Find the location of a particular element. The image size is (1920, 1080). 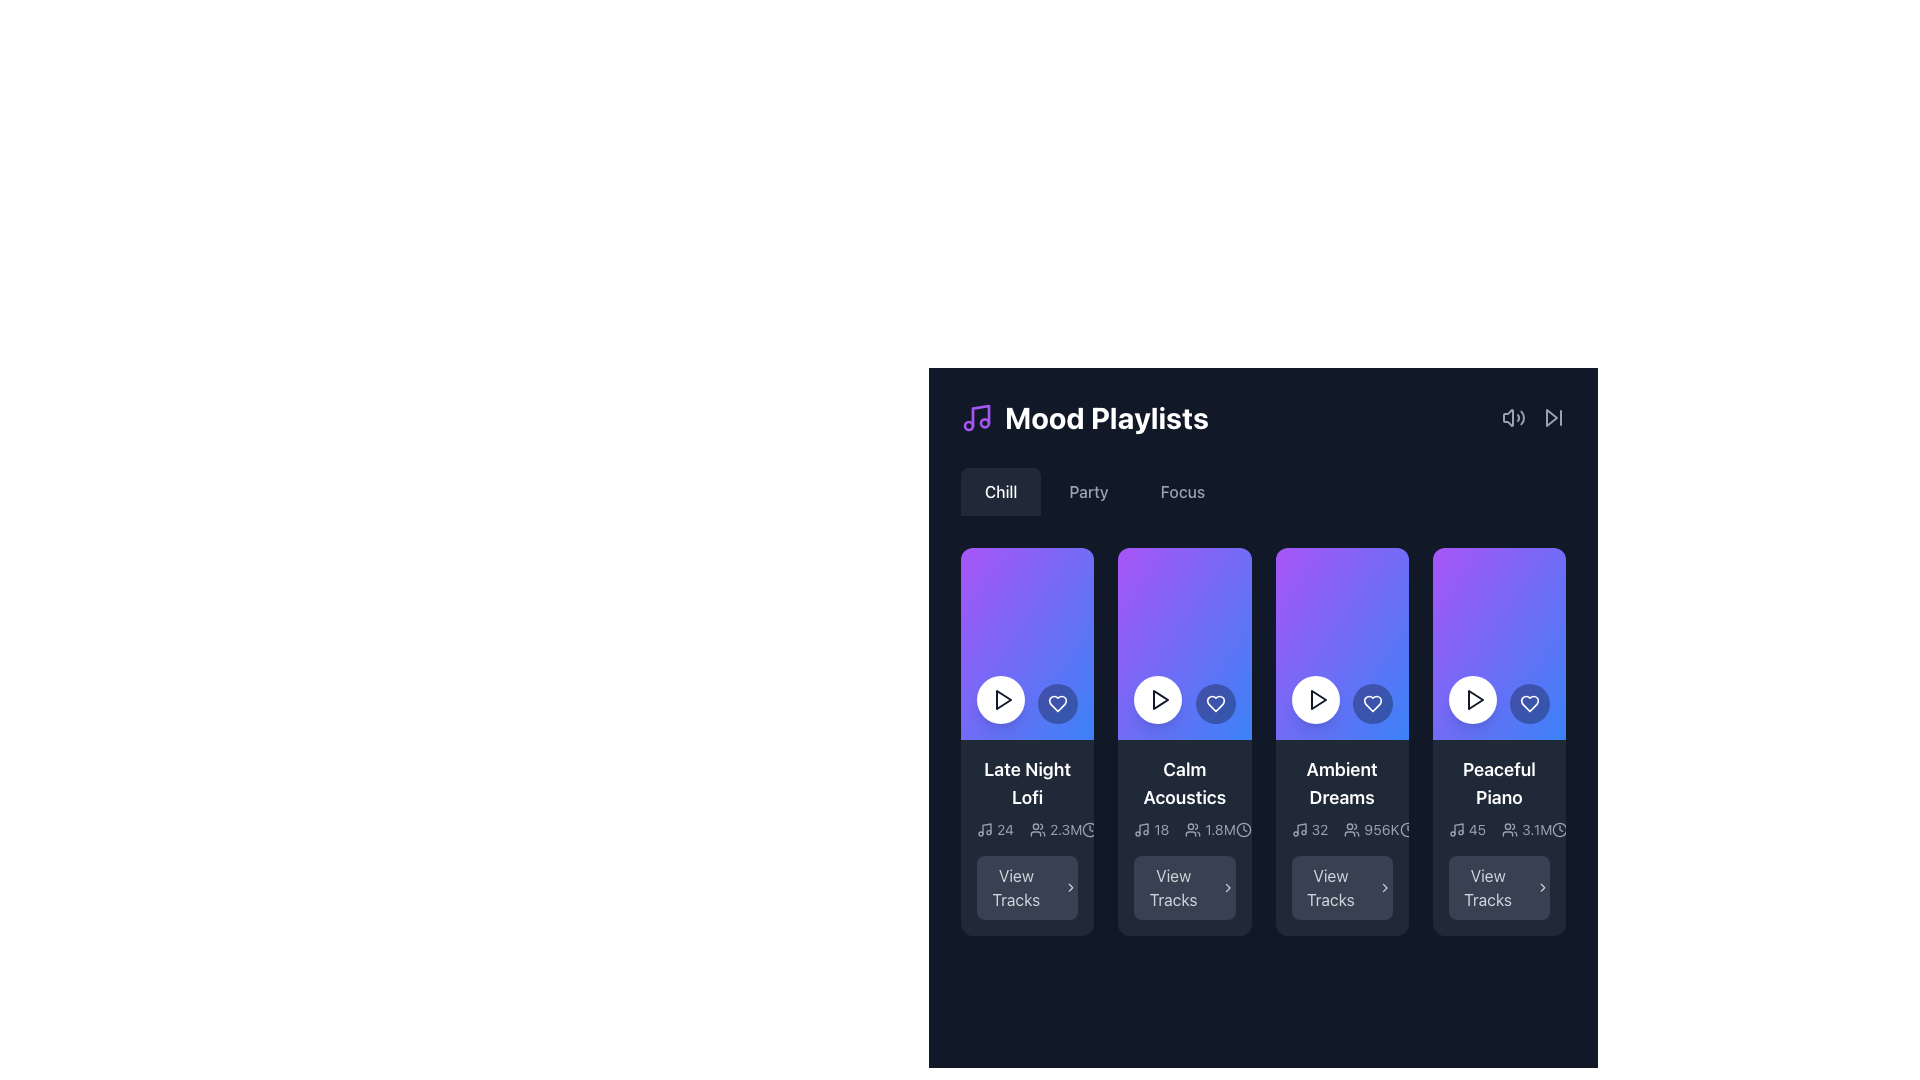

the Icon component of the musical note SVG graphic, which resembles a note stem and flag, located in the top-left corner near the 'Mood Playlists' title is located at coordinates (987, 829).